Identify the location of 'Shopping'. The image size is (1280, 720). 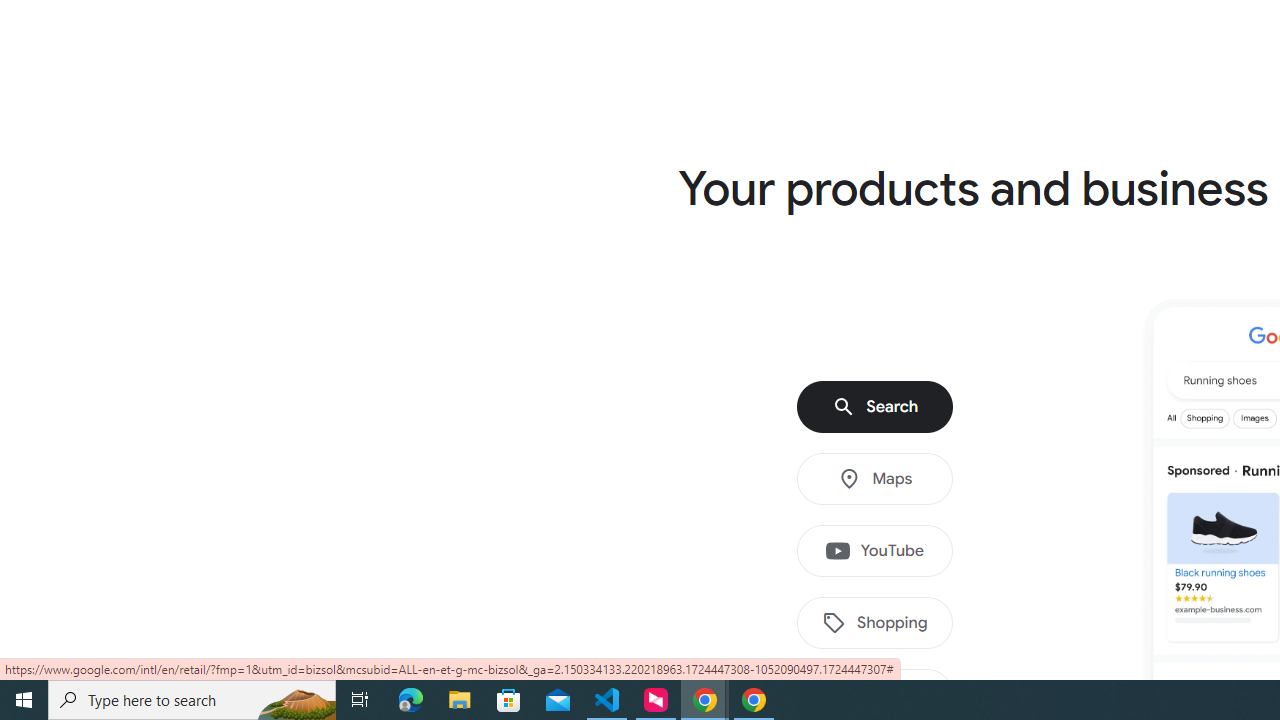
(875, 622).